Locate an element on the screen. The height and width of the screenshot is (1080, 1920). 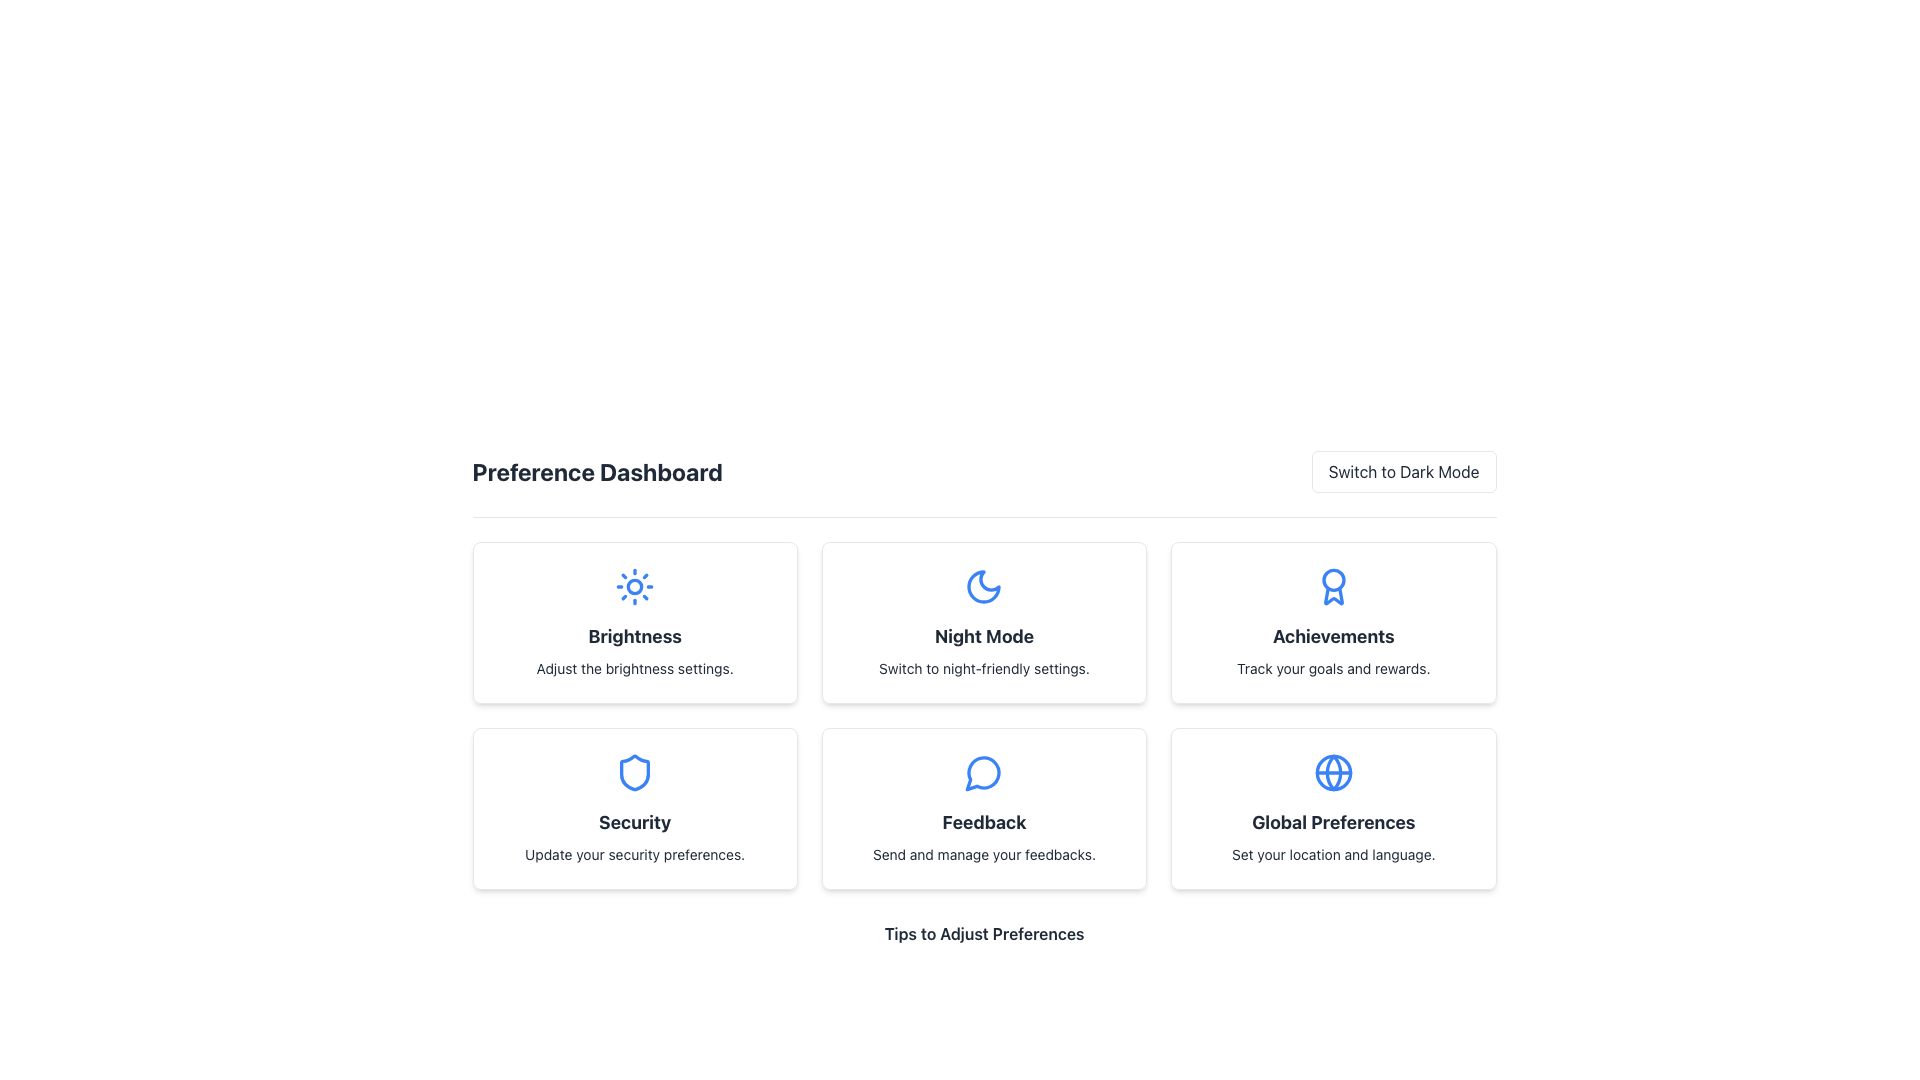
the Interactive card or feature panel in the second row and second column of the grid layout is located at coordinates (984, 808).